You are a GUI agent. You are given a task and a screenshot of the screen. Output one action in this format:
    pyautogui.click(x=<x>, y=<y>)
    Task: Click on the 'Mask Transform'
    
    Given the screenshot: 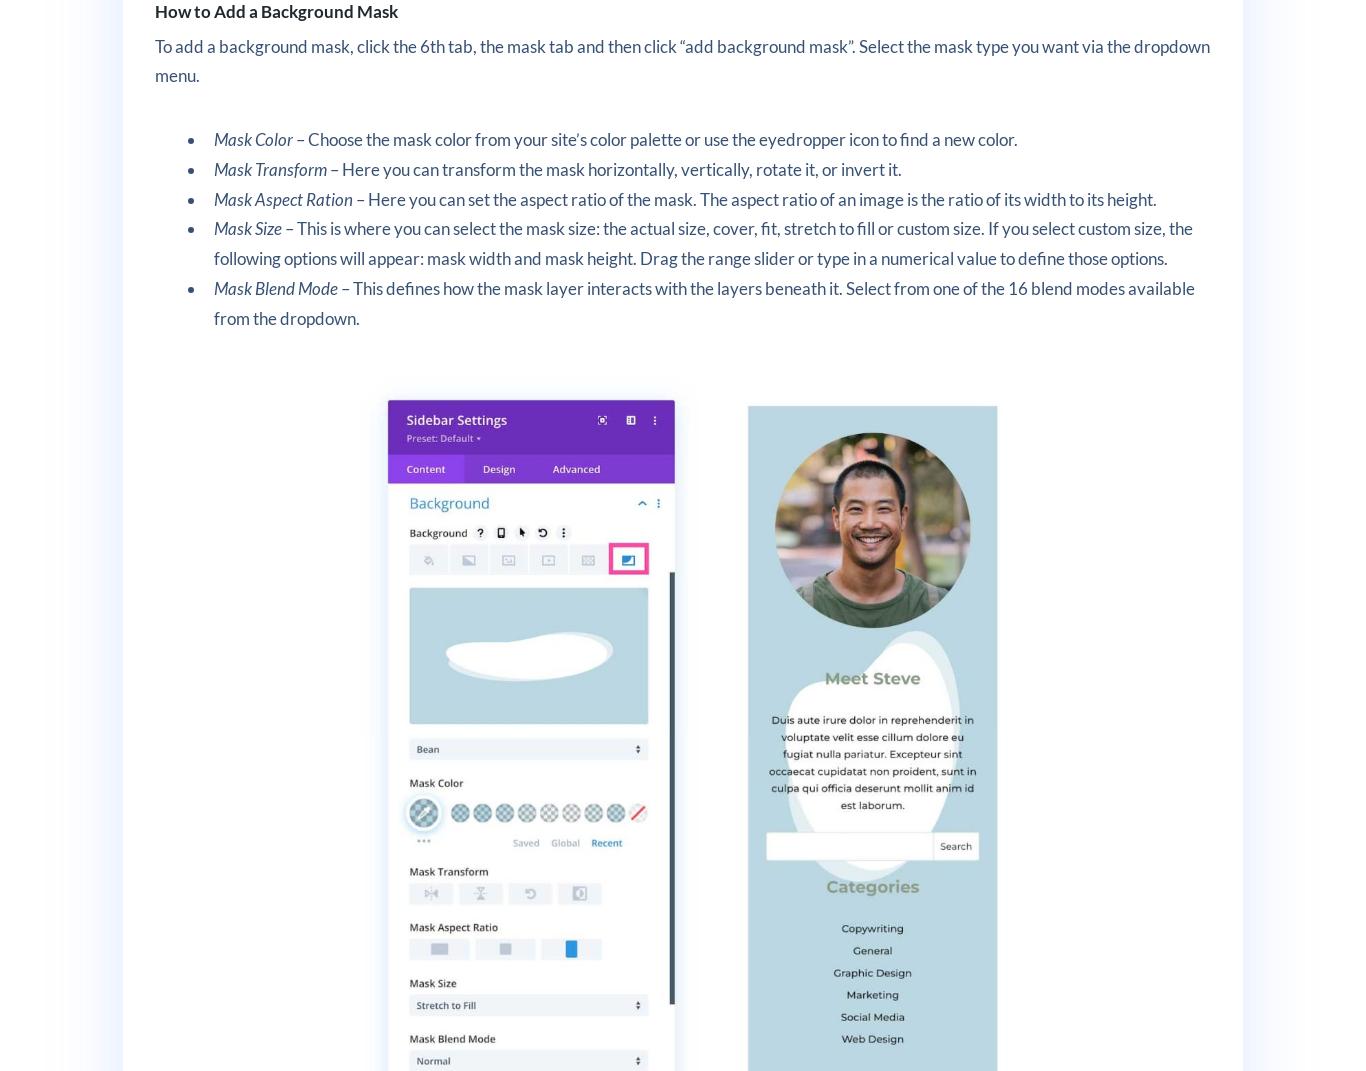 What is the action you would take?
    pyautogui.click(x=270, y=167)
    